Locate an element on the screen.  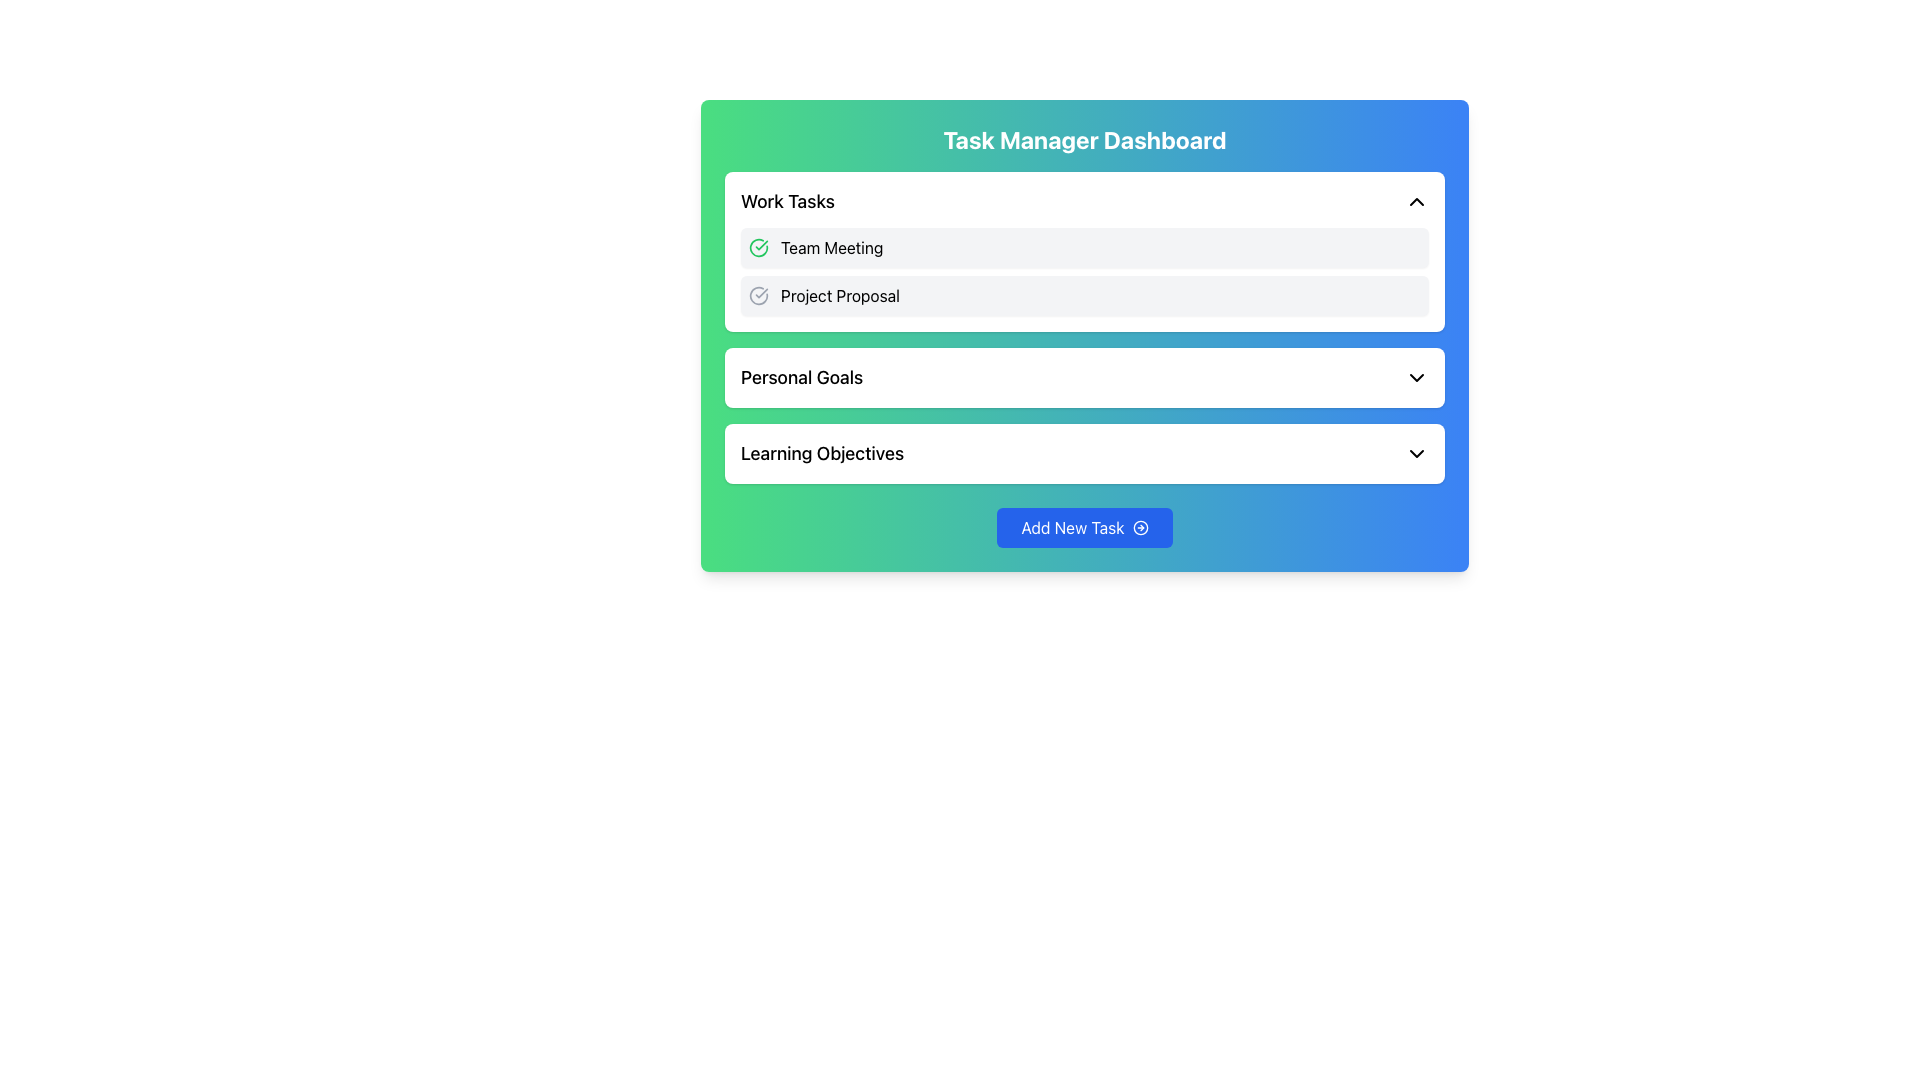
static text element that serves as the title for the 'Task Manager Dashboard' interface, which is prominently displayed at the top of the main panel is located at coordinates (1083, 138).